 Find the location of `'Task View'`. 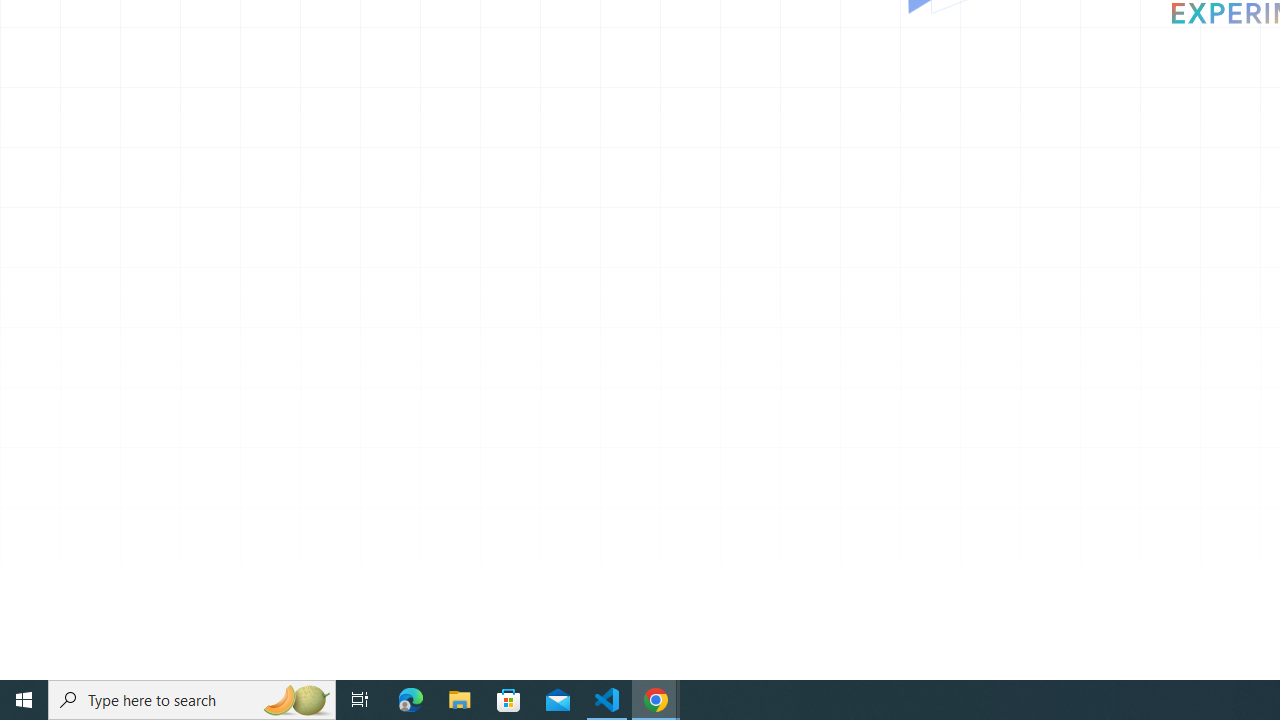

'Task View' is located at coordinates (359, 698).